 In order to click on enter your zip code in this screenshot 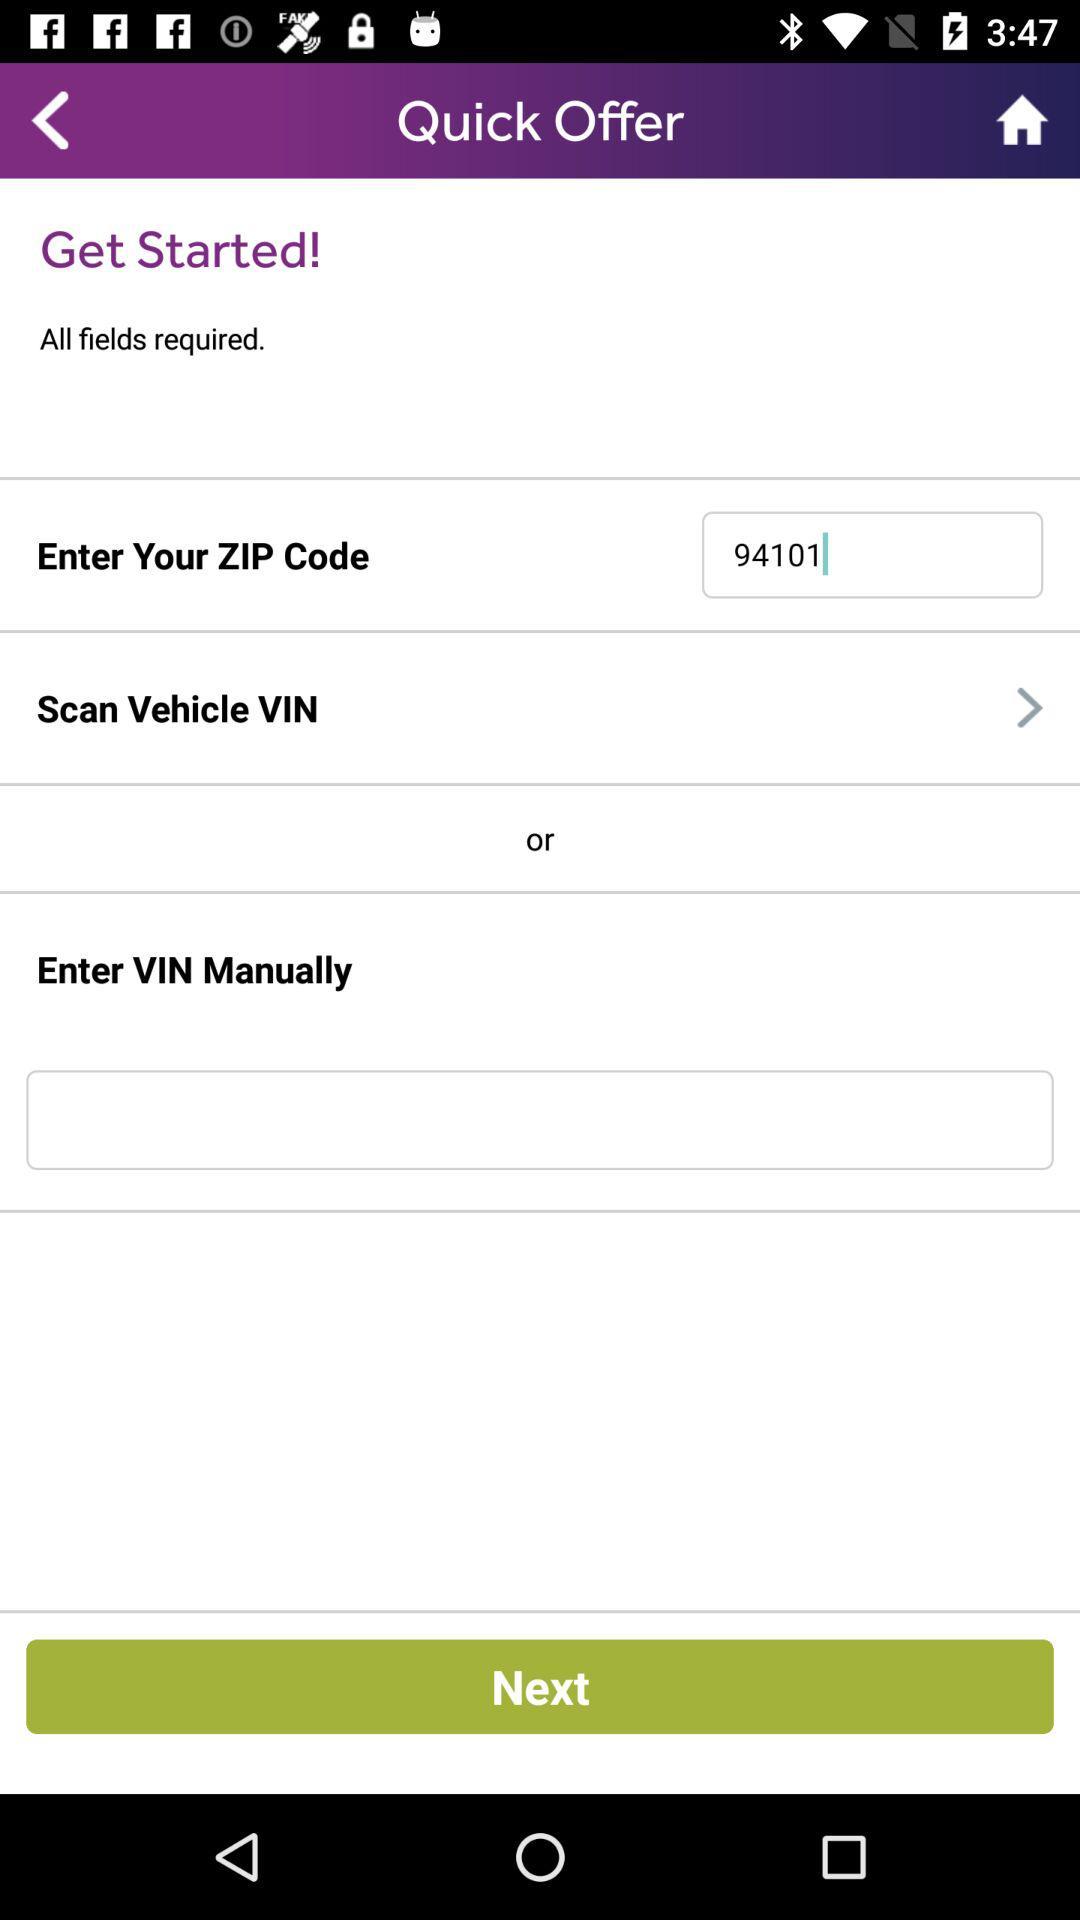, I will do `click(203, 555)`.